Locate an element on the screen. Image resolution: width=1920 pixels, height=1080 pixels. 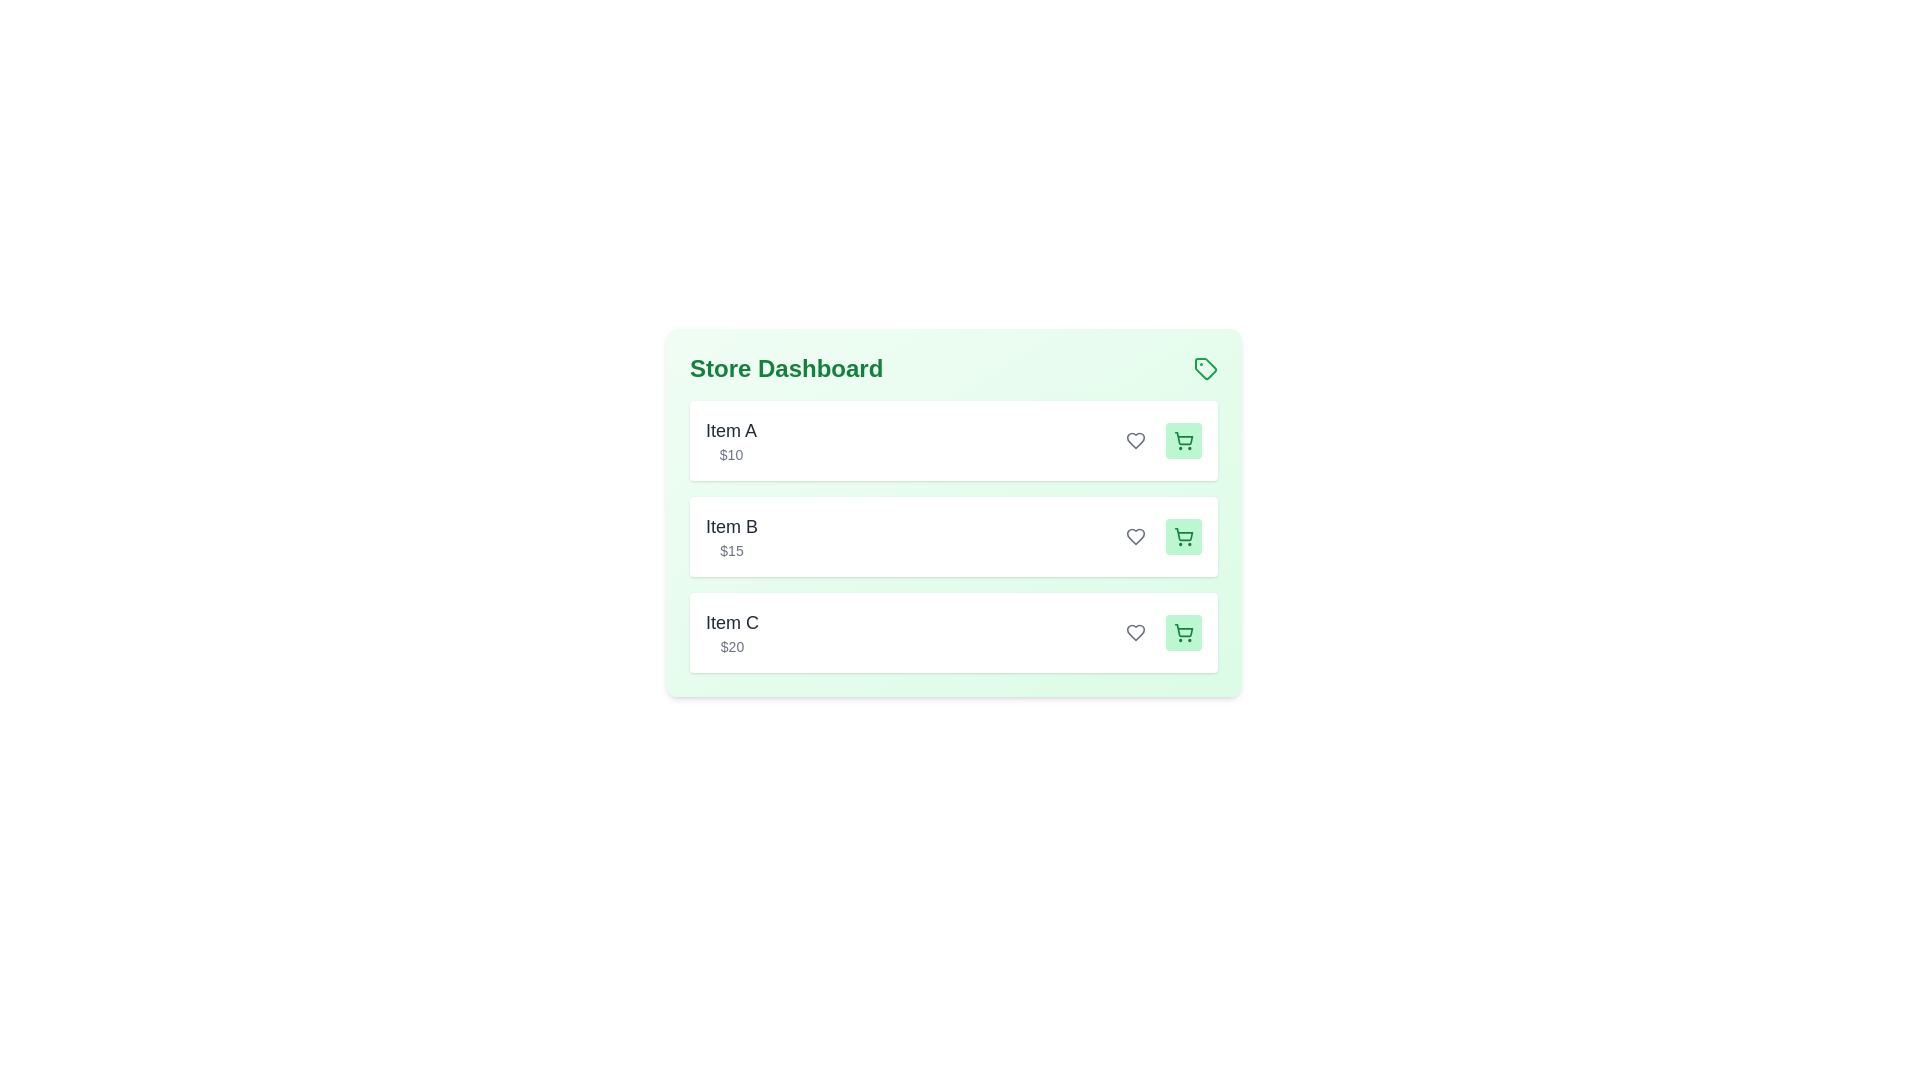
the text label displaying 'Item C' priced at $20, located within the third card under the 'Store Dashboard' heading is located at coordinates (731, 632).